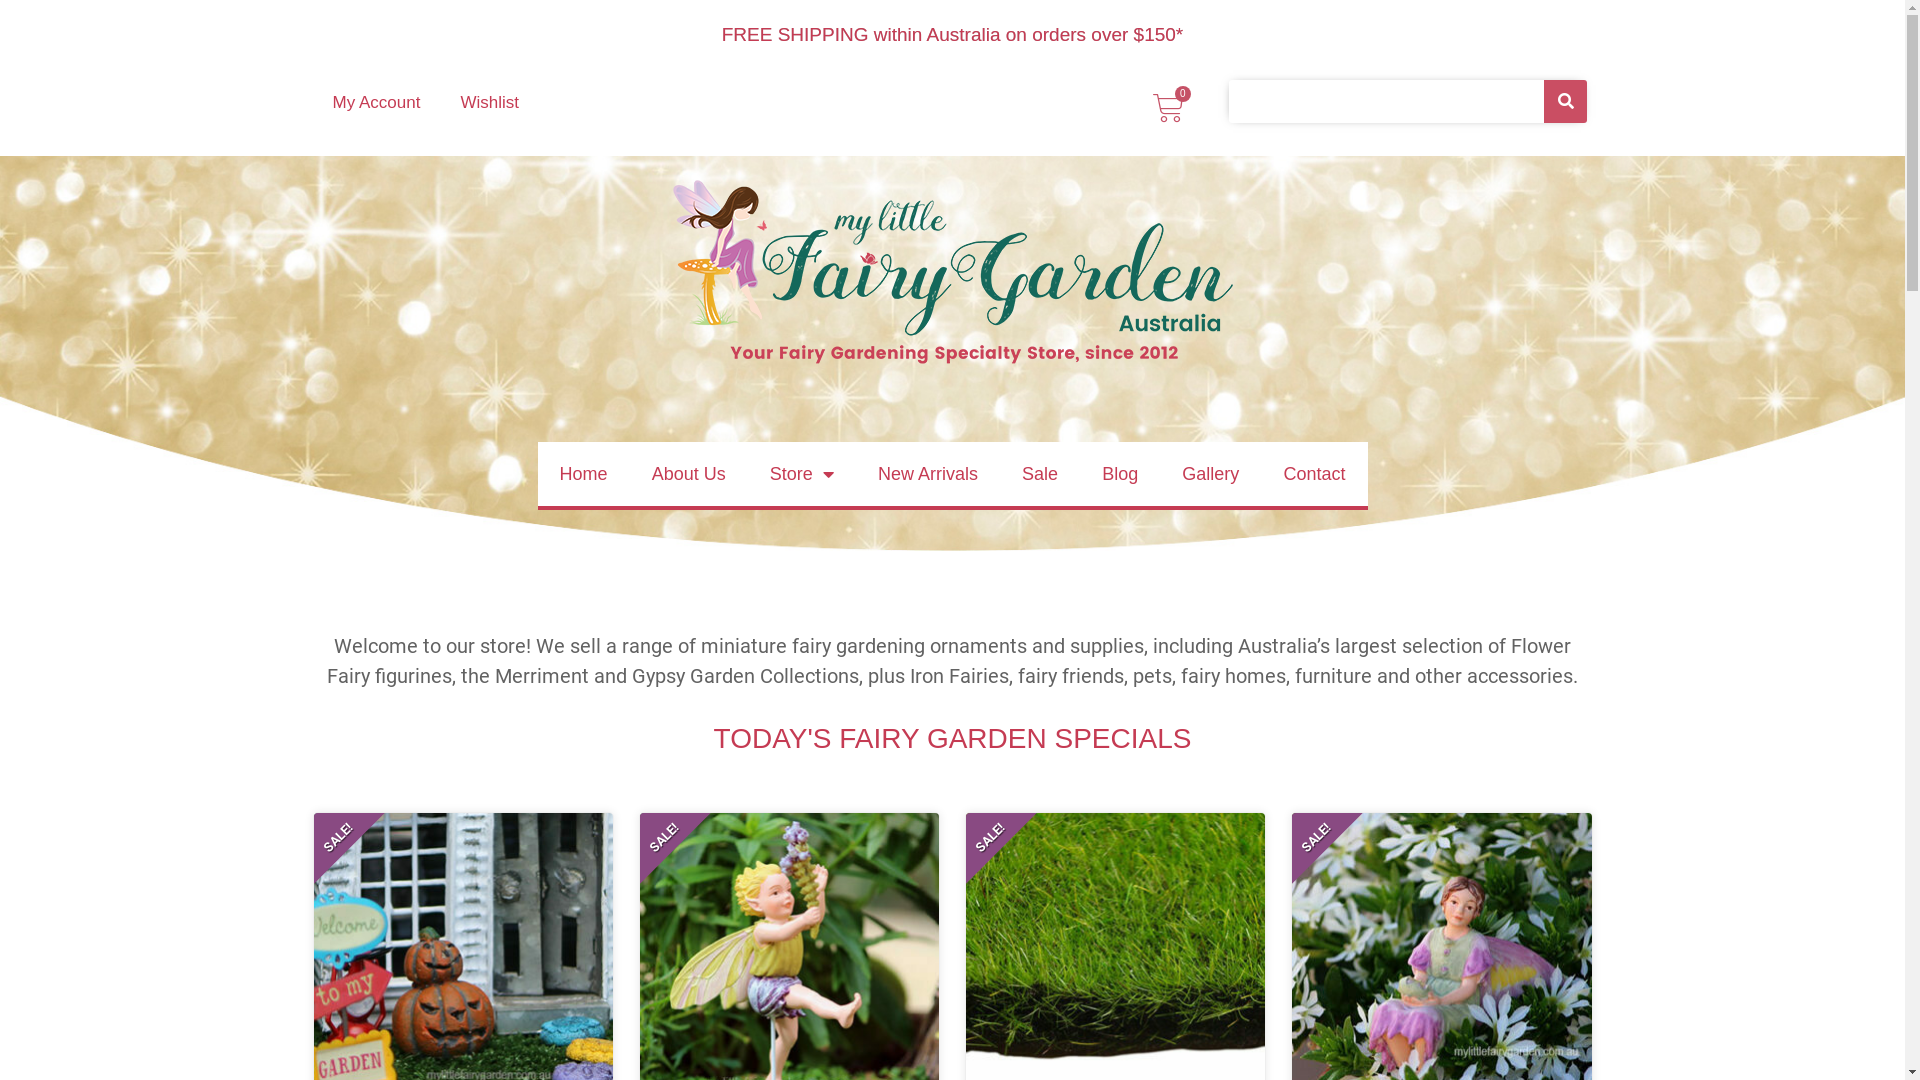  I want to click on 'Home', so click(583, 474).